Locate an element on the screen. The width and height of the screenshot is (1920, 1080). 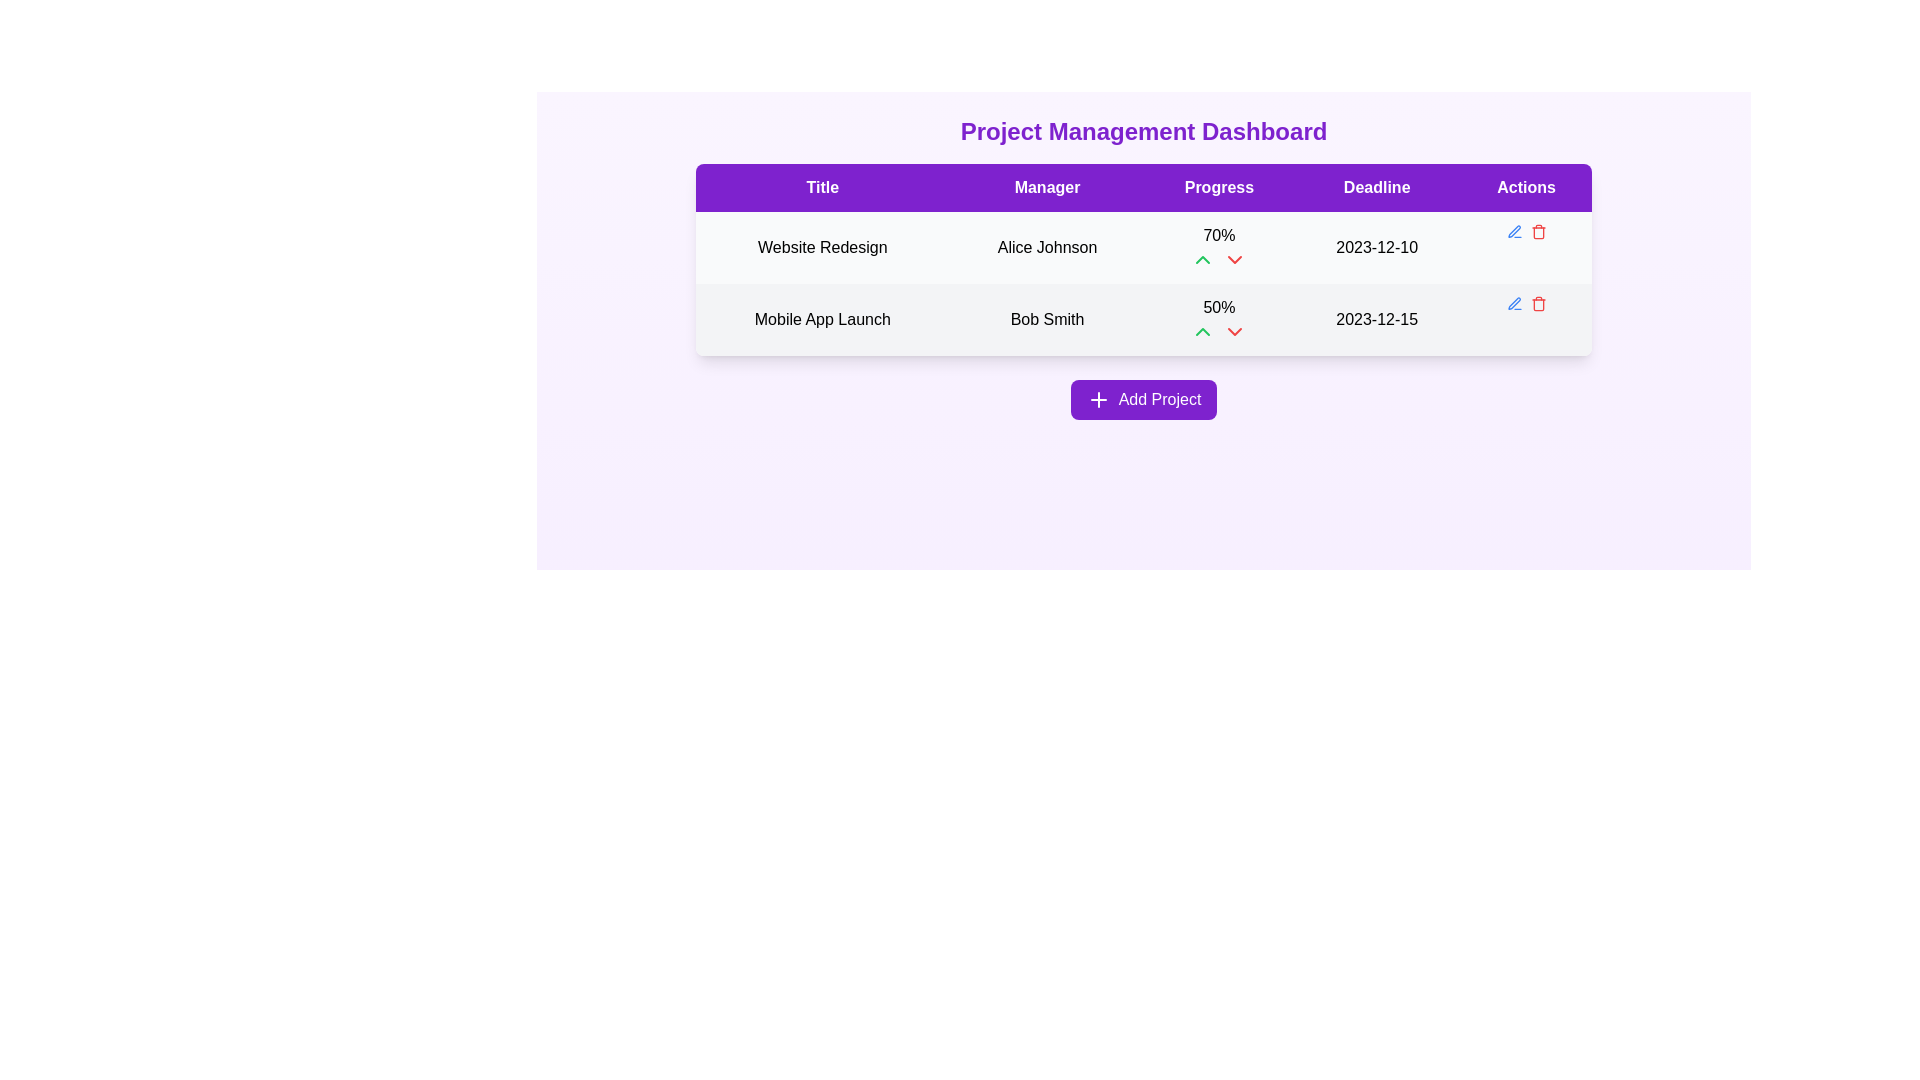
the 'Progress' column header cell in the project management table, which is the third column header following 'Title' and 'Manager' is located at coordinates (1218, 188).